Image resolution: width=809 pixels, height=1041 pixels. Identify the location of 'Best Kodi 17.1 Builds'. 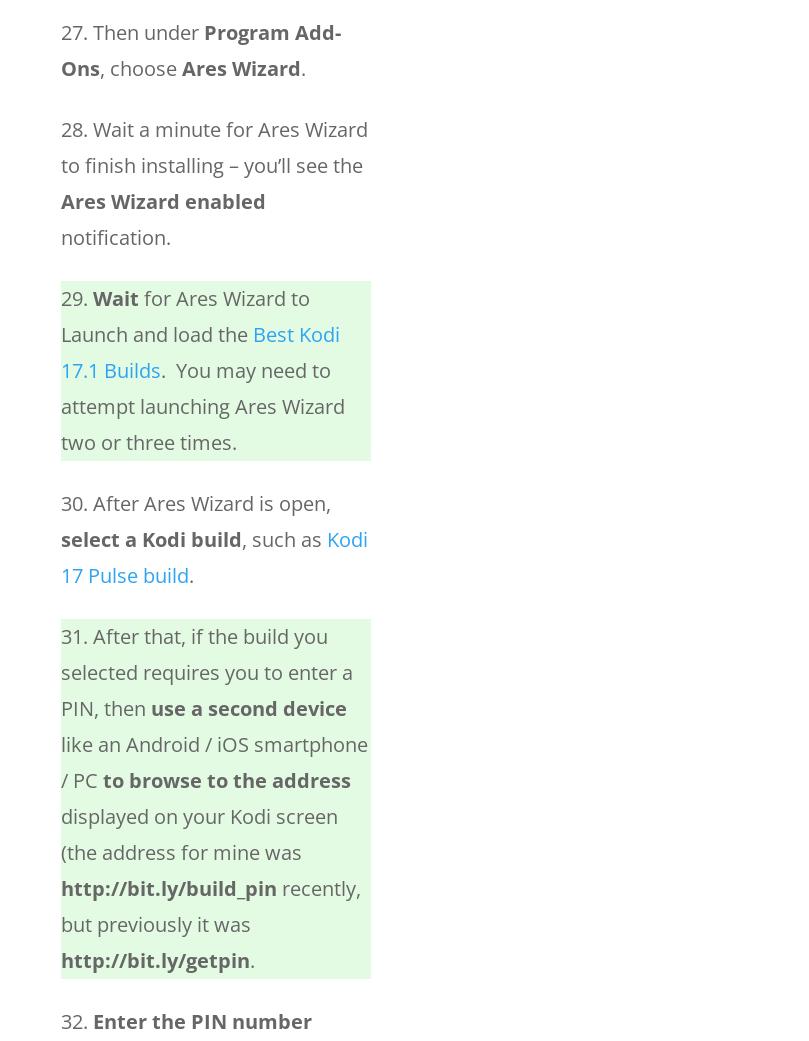
(199, 352).